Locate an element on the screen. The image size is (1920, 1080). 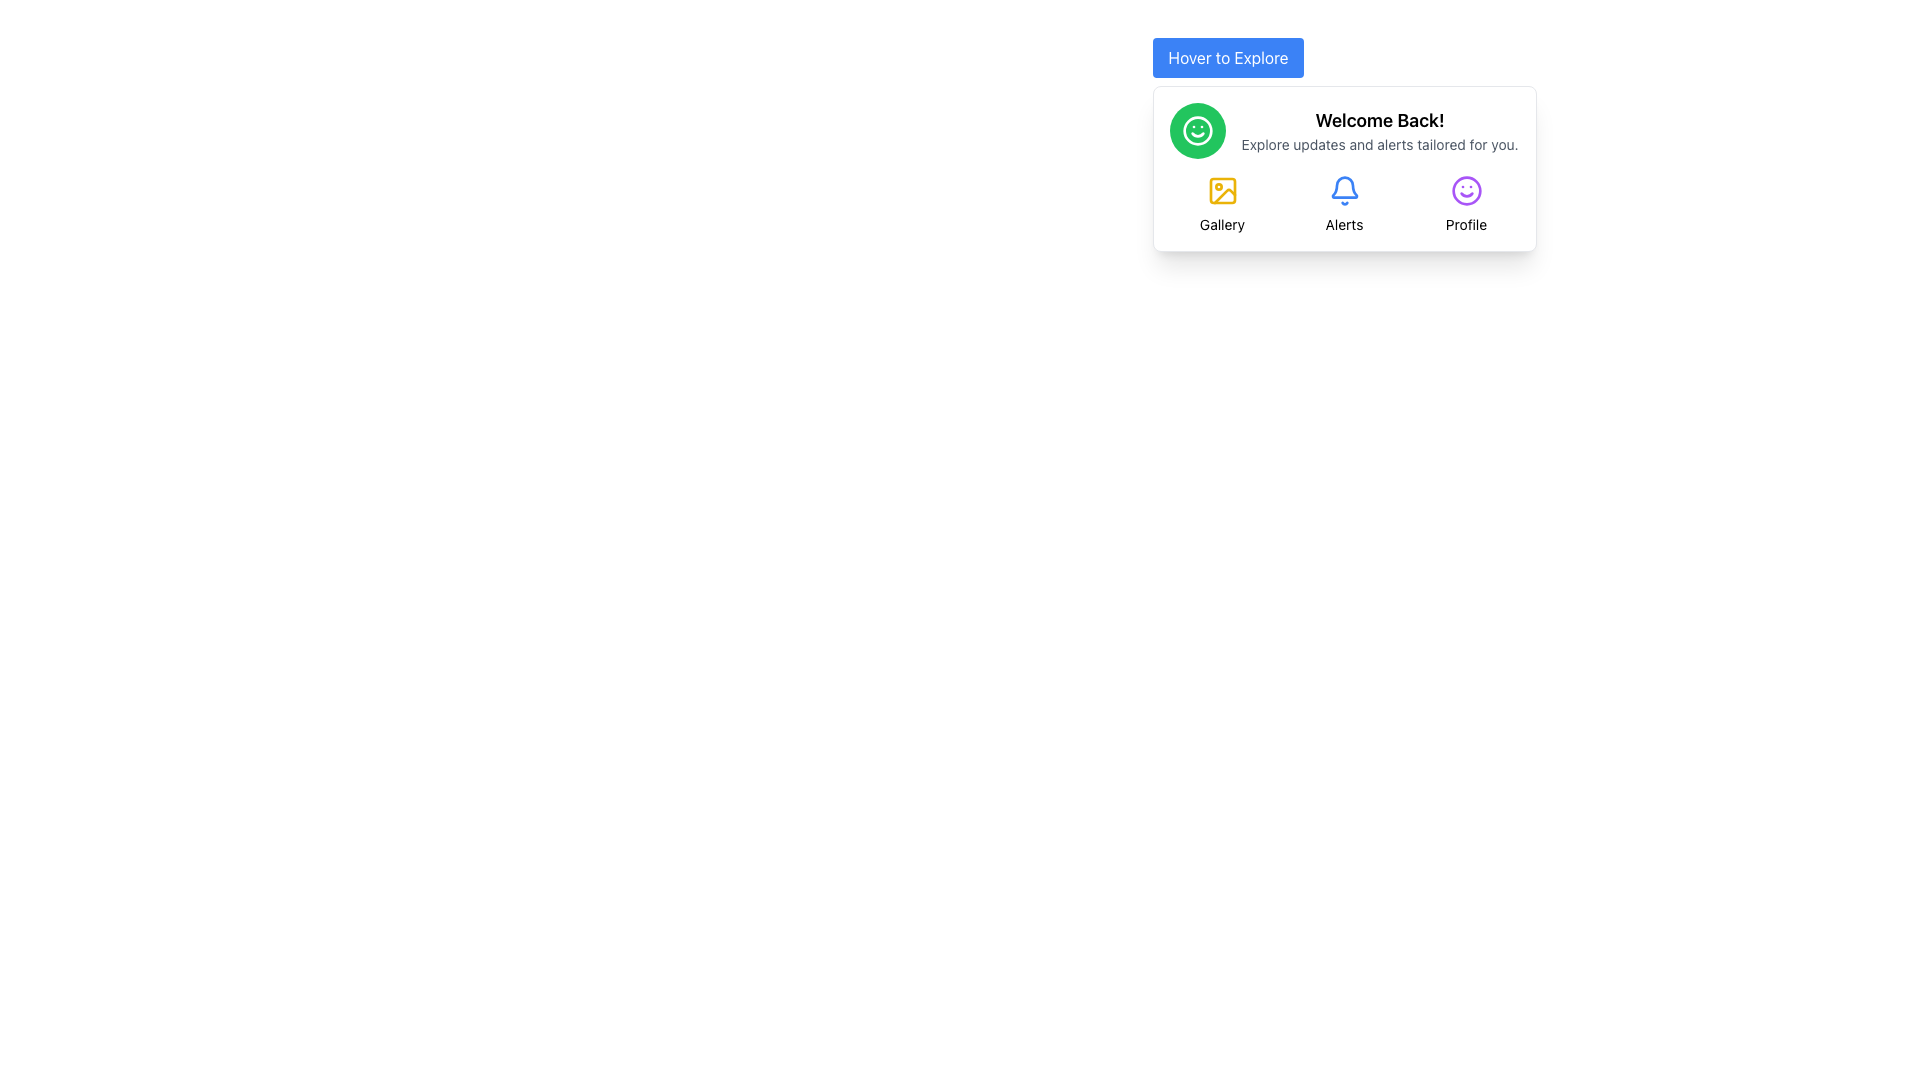
welcome text block located centrally in the interface, positioned to the right of a green smiling face icon is located at coordinates (1379, 131).